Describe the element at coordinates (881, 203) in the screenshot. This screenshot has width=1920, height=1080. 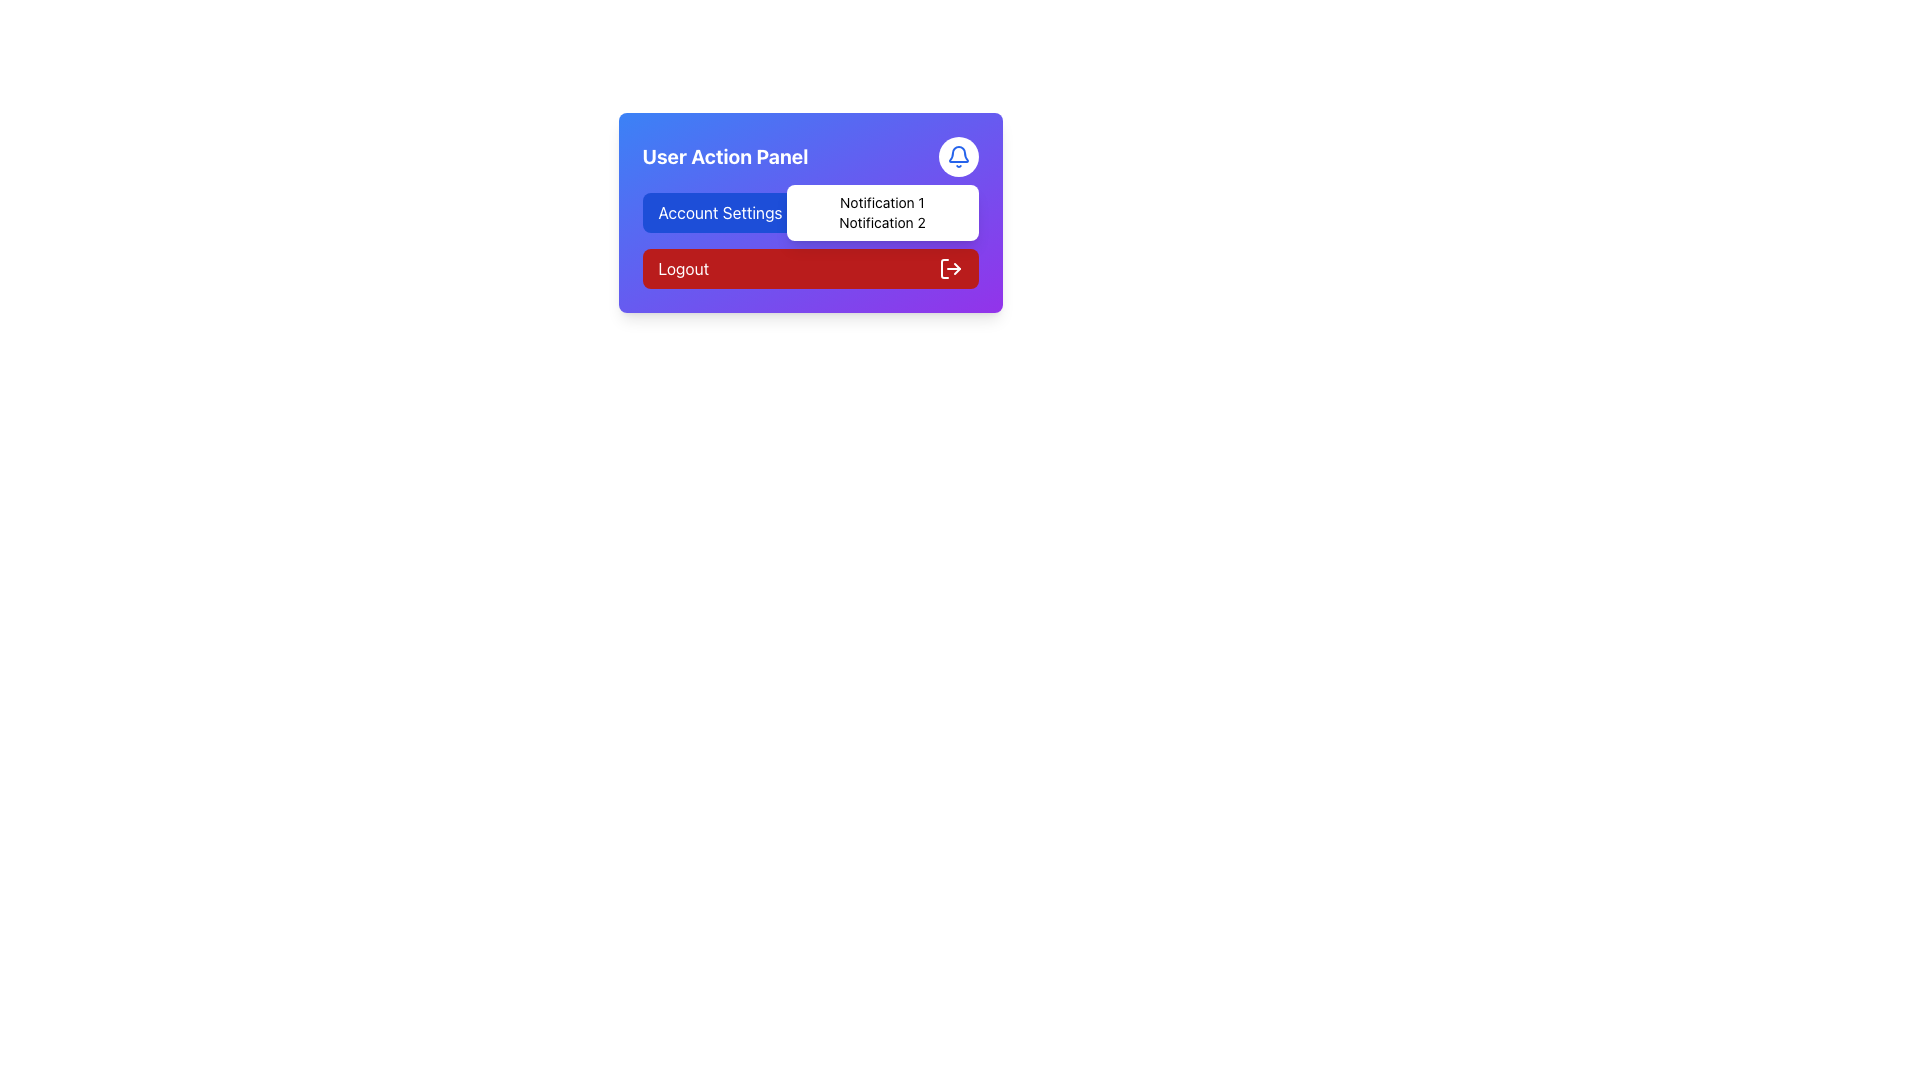
I see `the text label displaying 'Notification 1', which is the first item in the notification dropdown list` at that location.